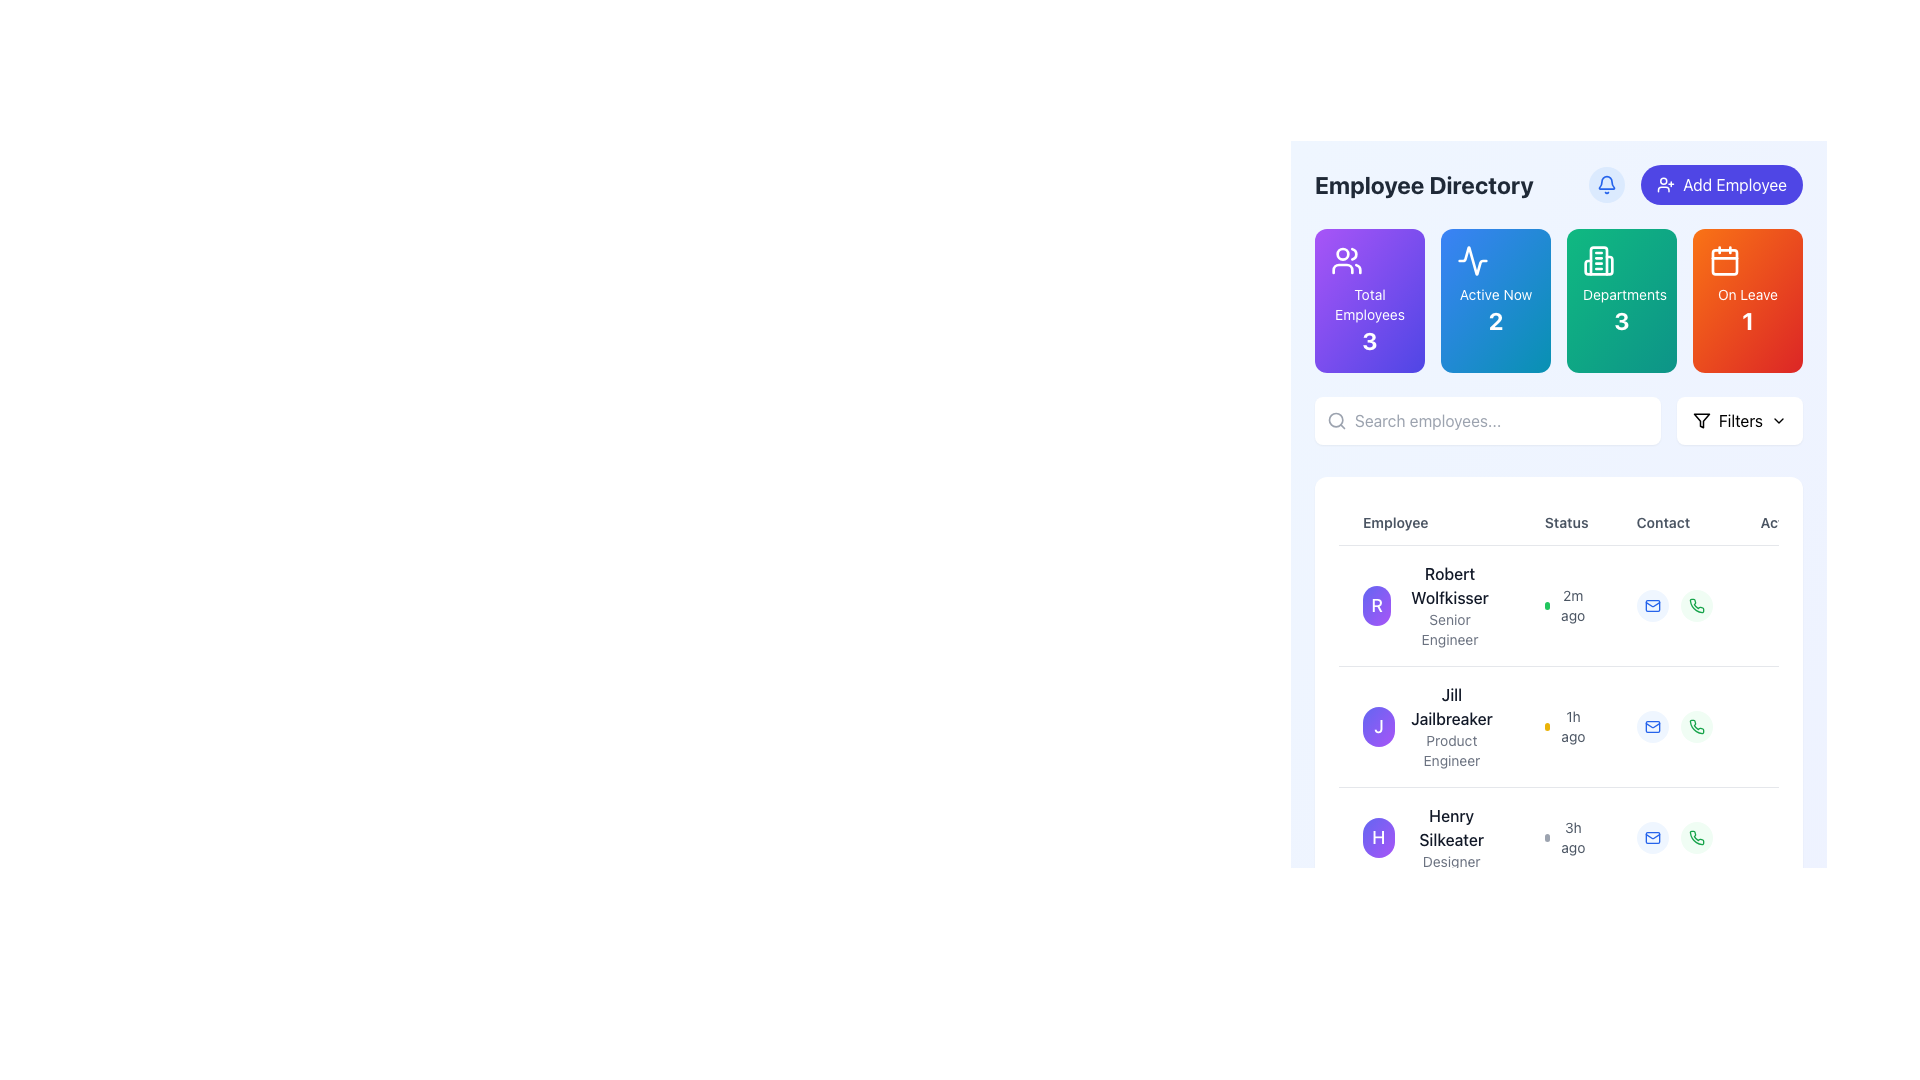  Describe the element at coordinates (1739, 419) in the screenshot. I see `the 'Filters' text label located in the upper-right region of the interface, which is part of a filter button or dropdown menu for the employee directory` at that location.